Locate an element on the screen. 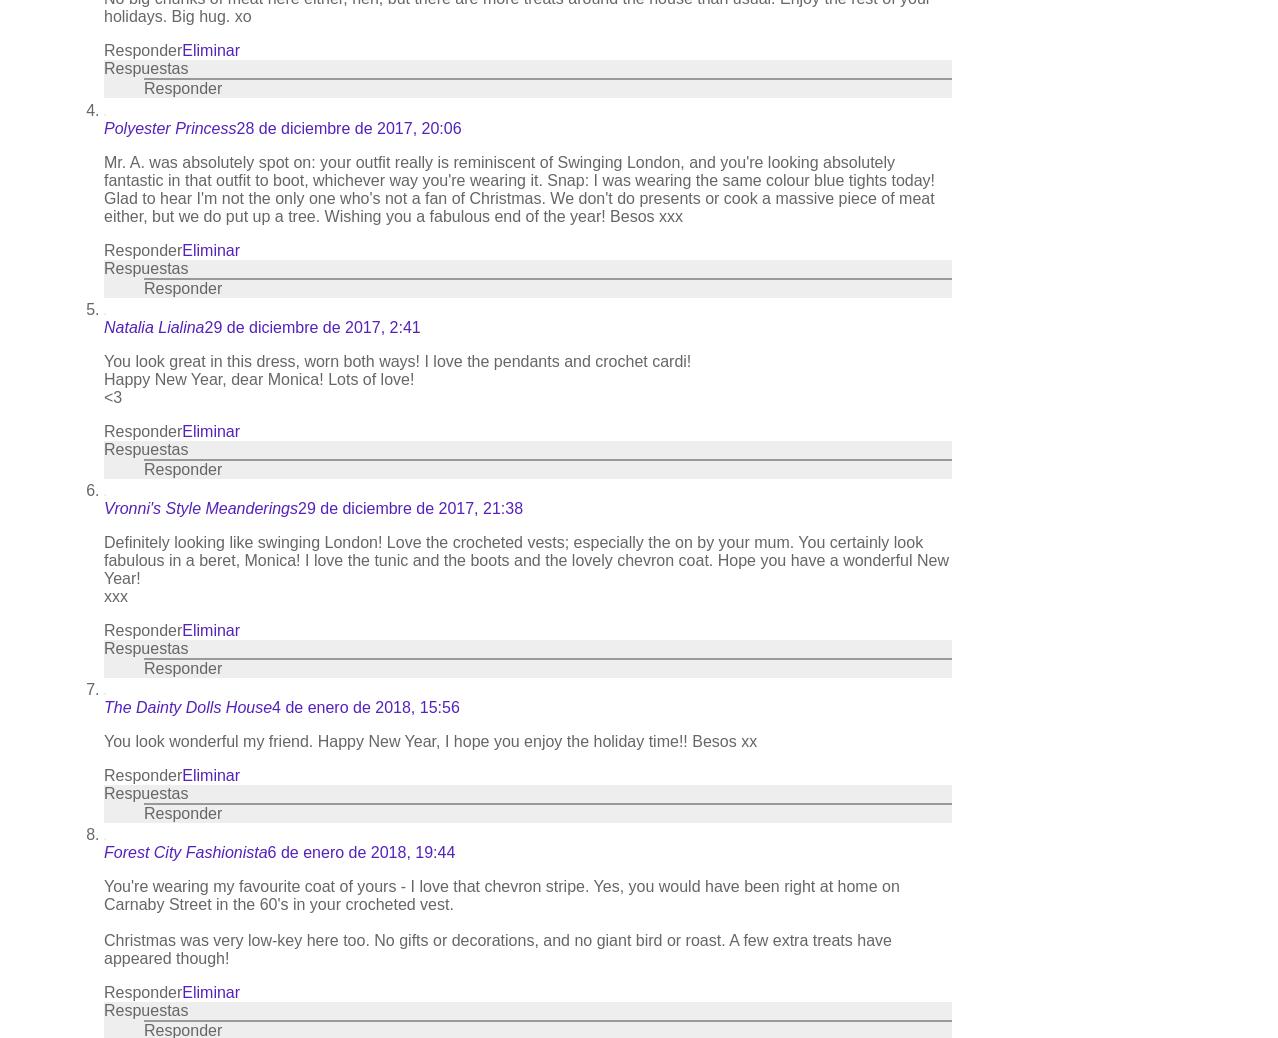 The image size is (1278, 1038). 'Forest City Fashionista' is located at coordinates (185, 852).